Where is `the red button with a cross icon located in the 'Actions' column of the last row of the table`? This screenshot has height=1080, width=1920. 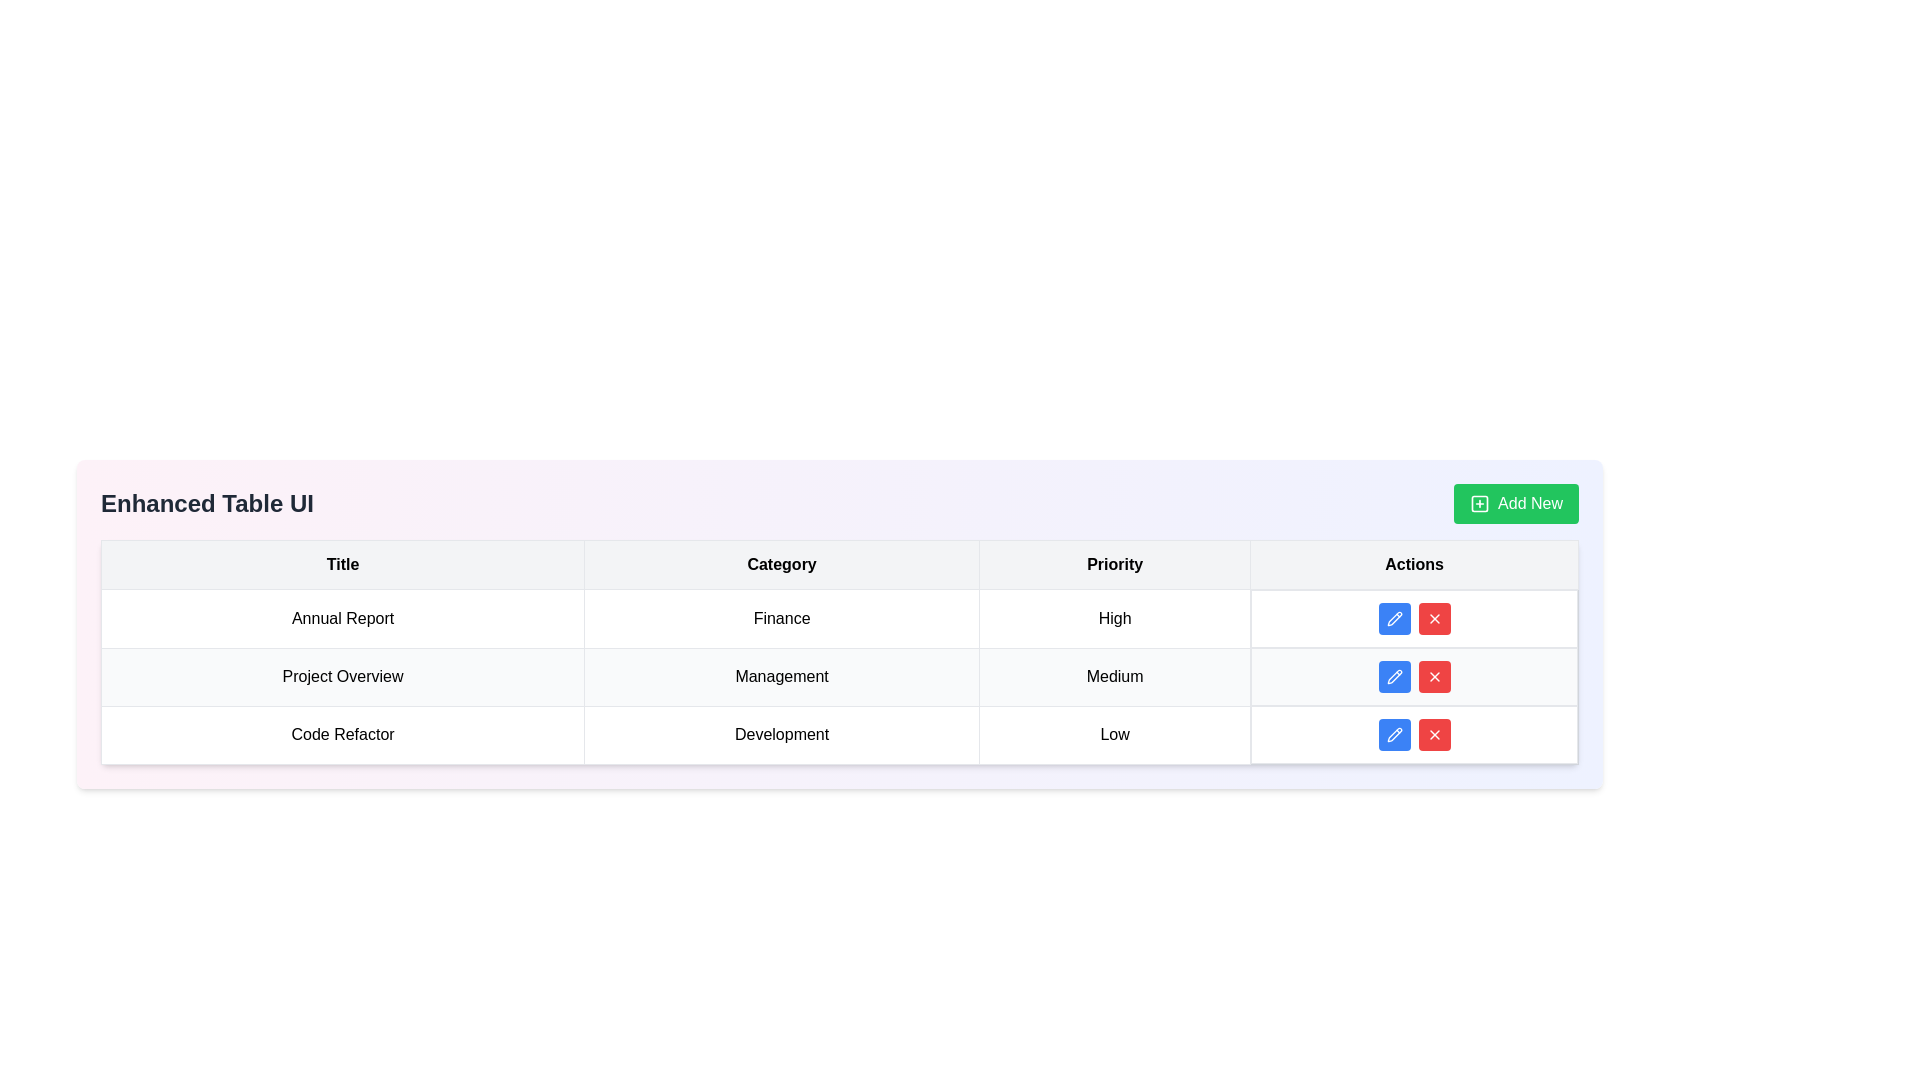 the red button with a cross icon located in the 'Actions' column of the last row of the table is located at coordinates (1433, 735).